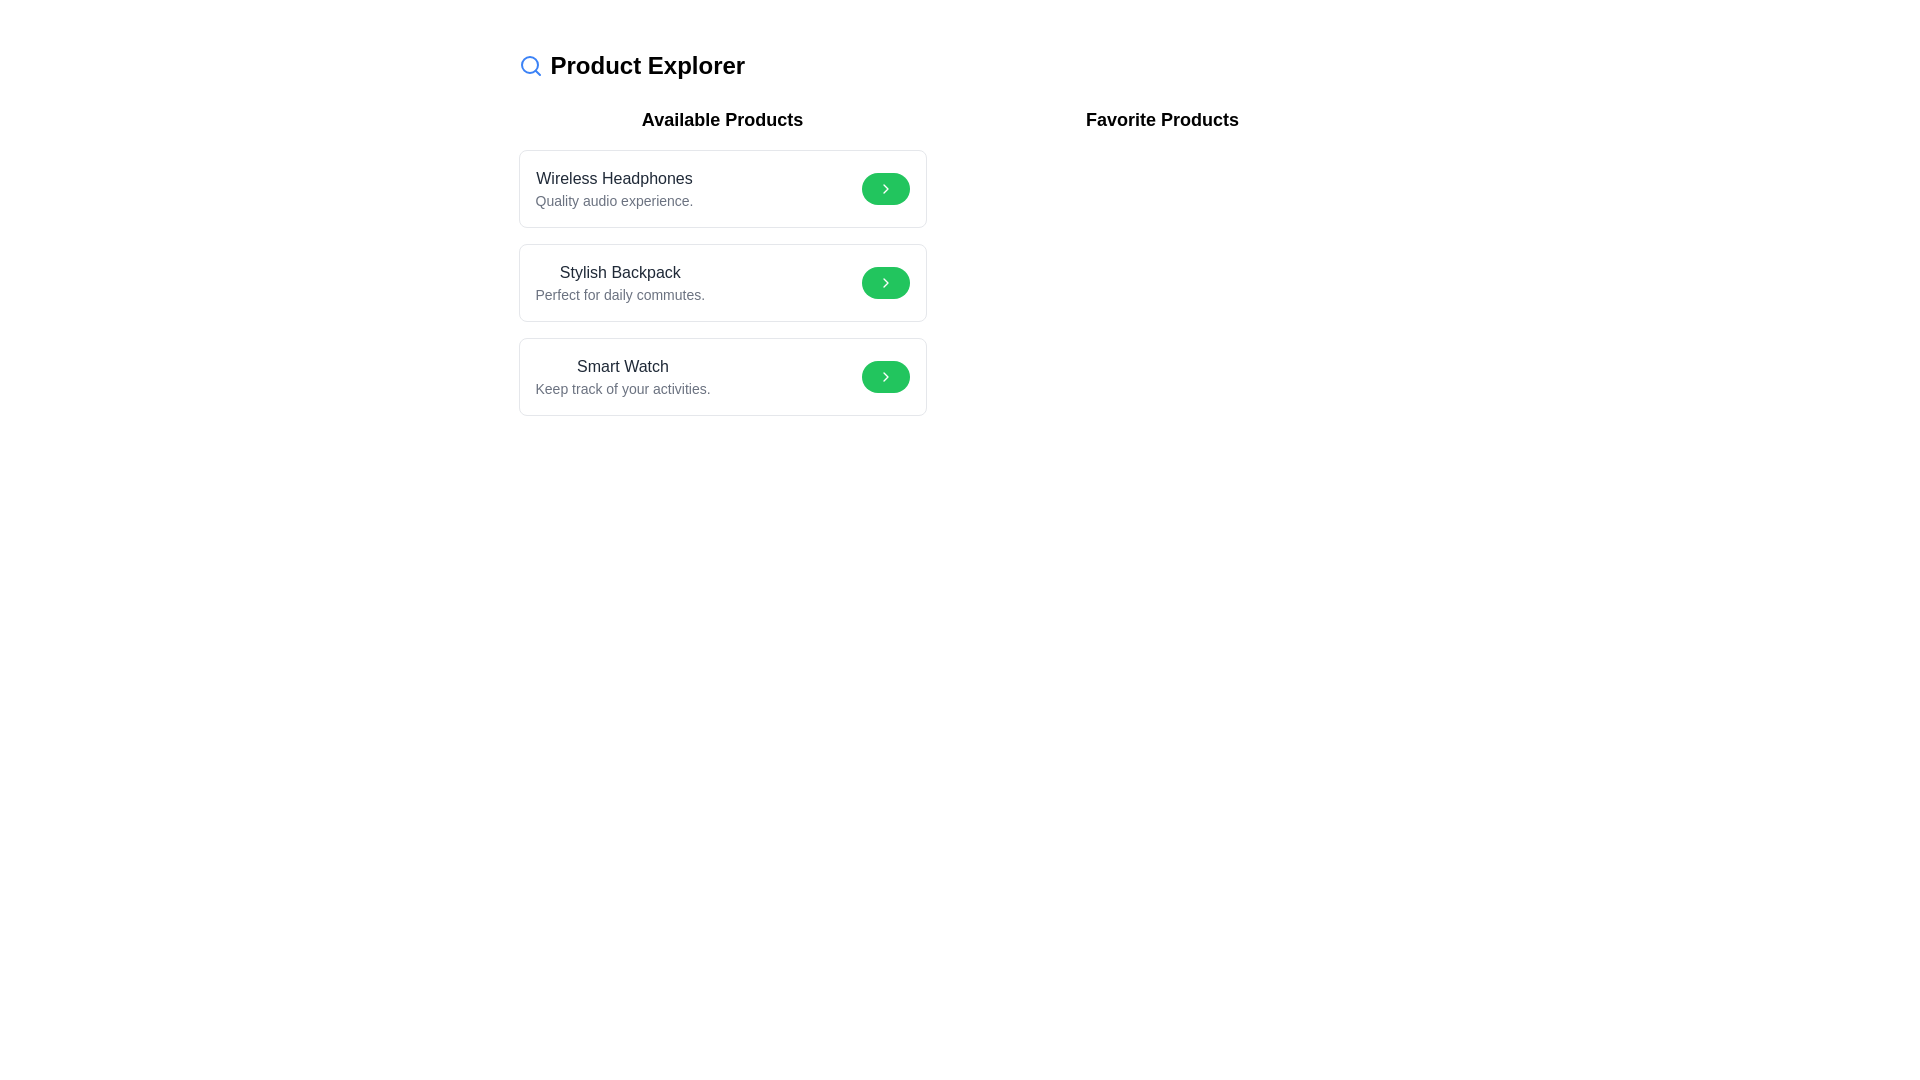 This screenshot has width=1920, height=1080. What do you see at coordinates (1162, 119) in the screenshot?
I see `the header label for the user's favorite products, which is positioned near the top right section of the layout and slightly above the 'Available Products' section` at bounding box center [1162, 119].